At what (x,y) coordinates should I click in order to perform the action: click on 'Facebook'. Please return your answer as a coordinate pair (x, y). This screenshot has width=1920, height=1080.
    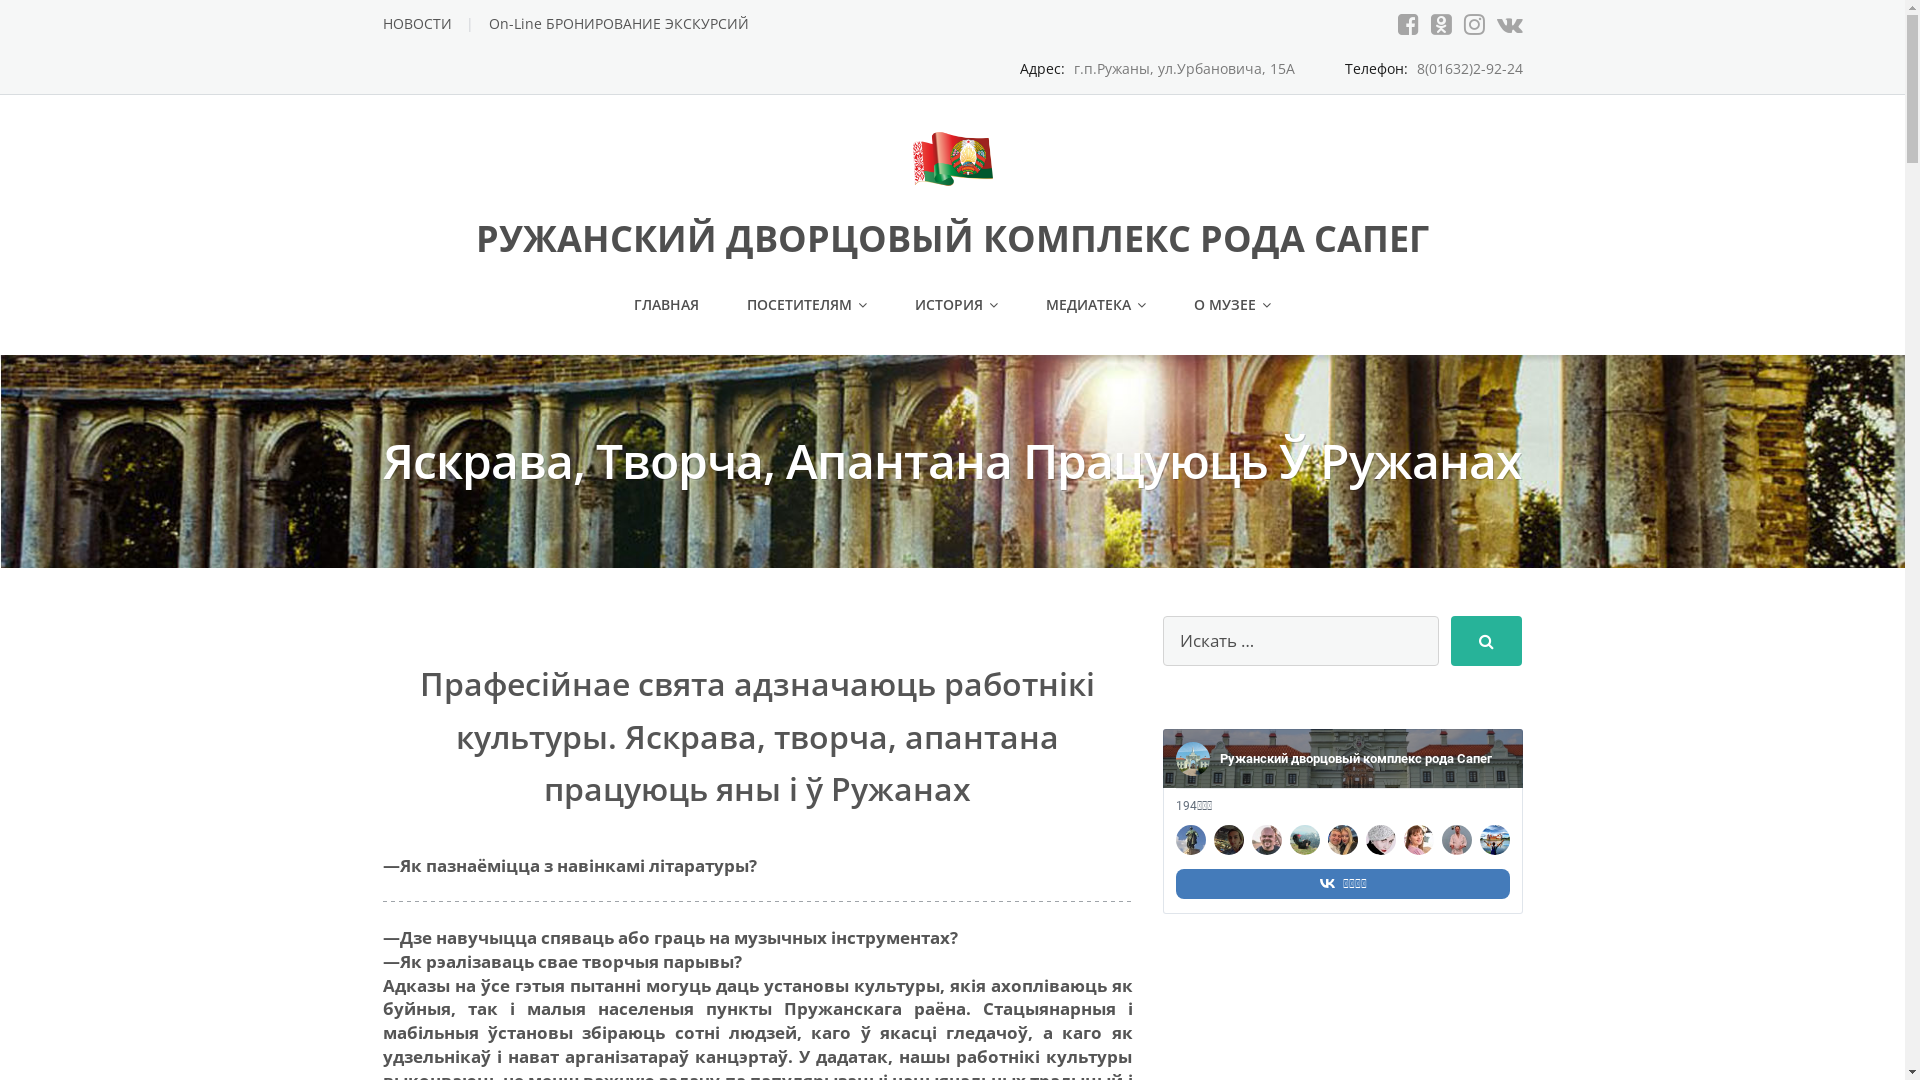
    Looking at the image, I should click on (1407, 23).